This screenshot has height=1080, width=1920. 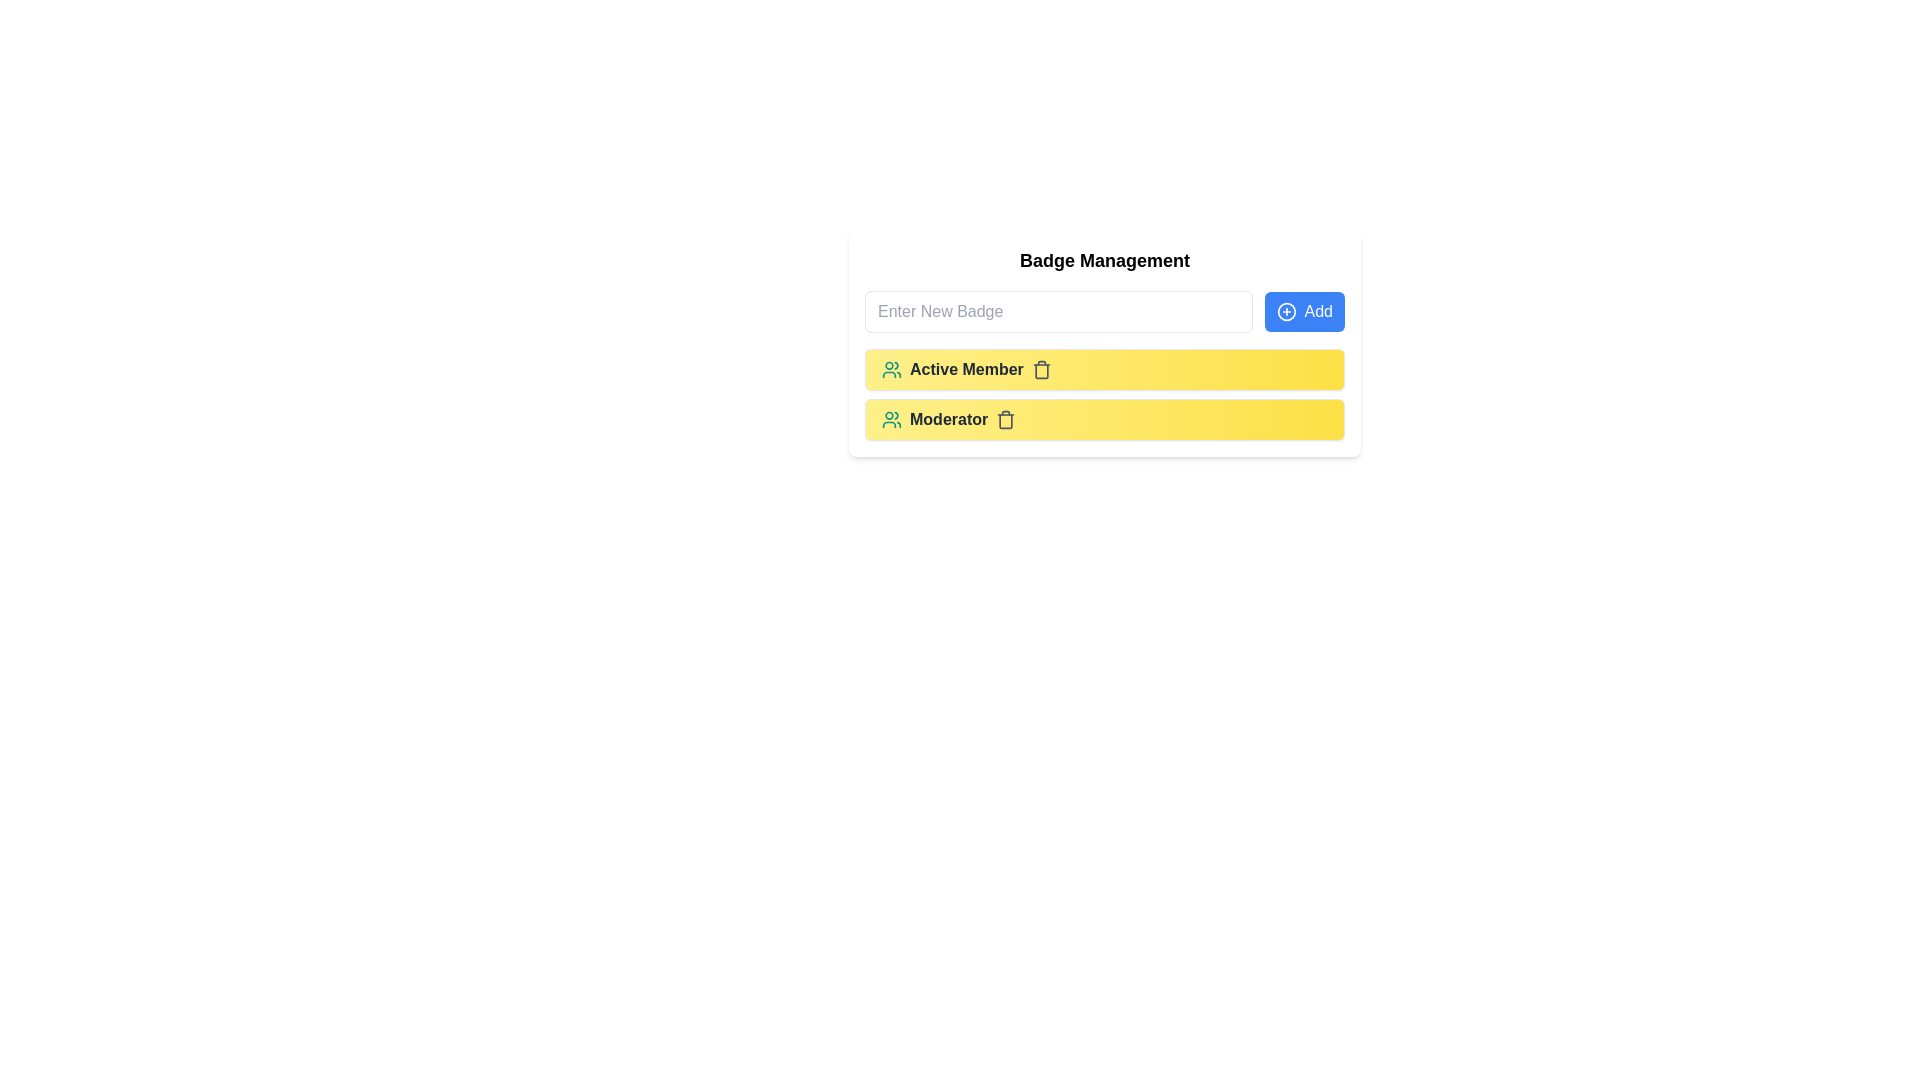 What do you see at coordinates (1103, 394) in the screenshot?
I see `the badge list area to focus on the list of badges` at bounding box center [1103, 394].